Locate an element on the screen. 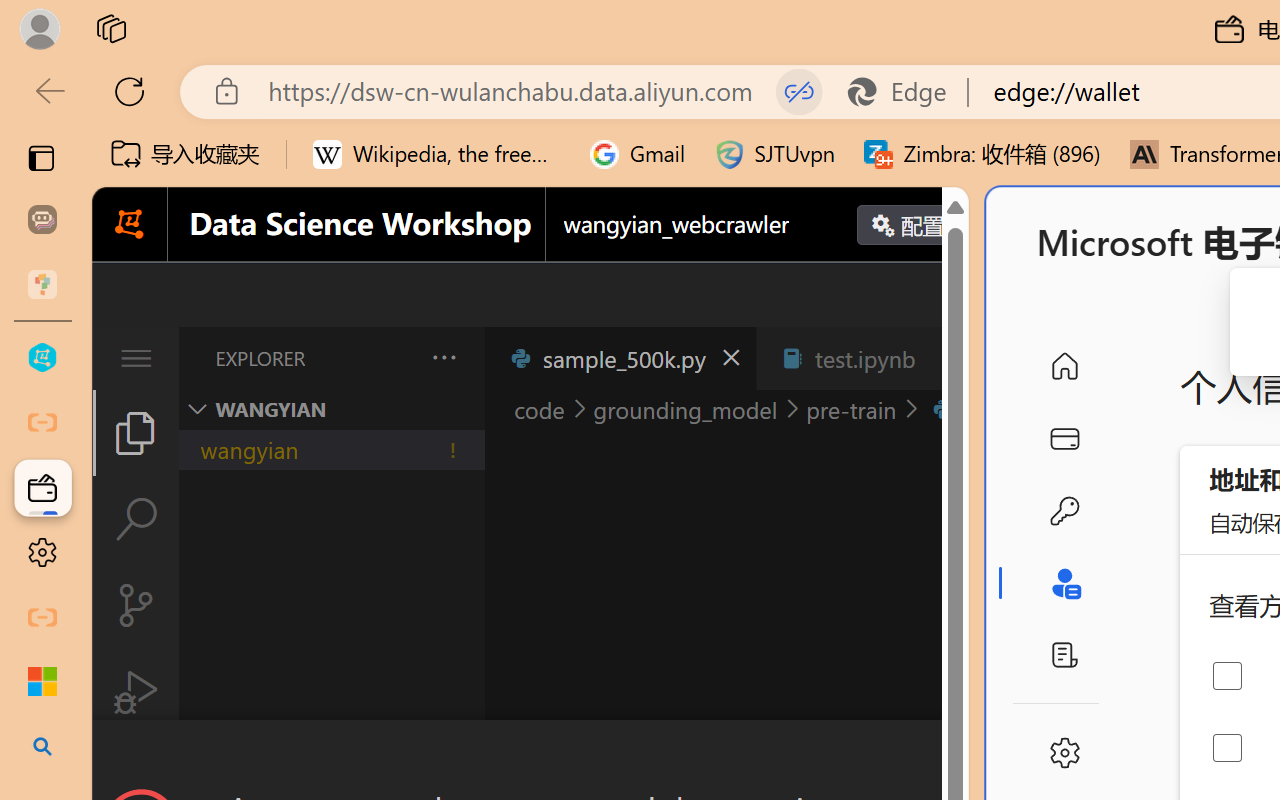  'Microsoft security help and learning' is located at coordinates (42, 682).